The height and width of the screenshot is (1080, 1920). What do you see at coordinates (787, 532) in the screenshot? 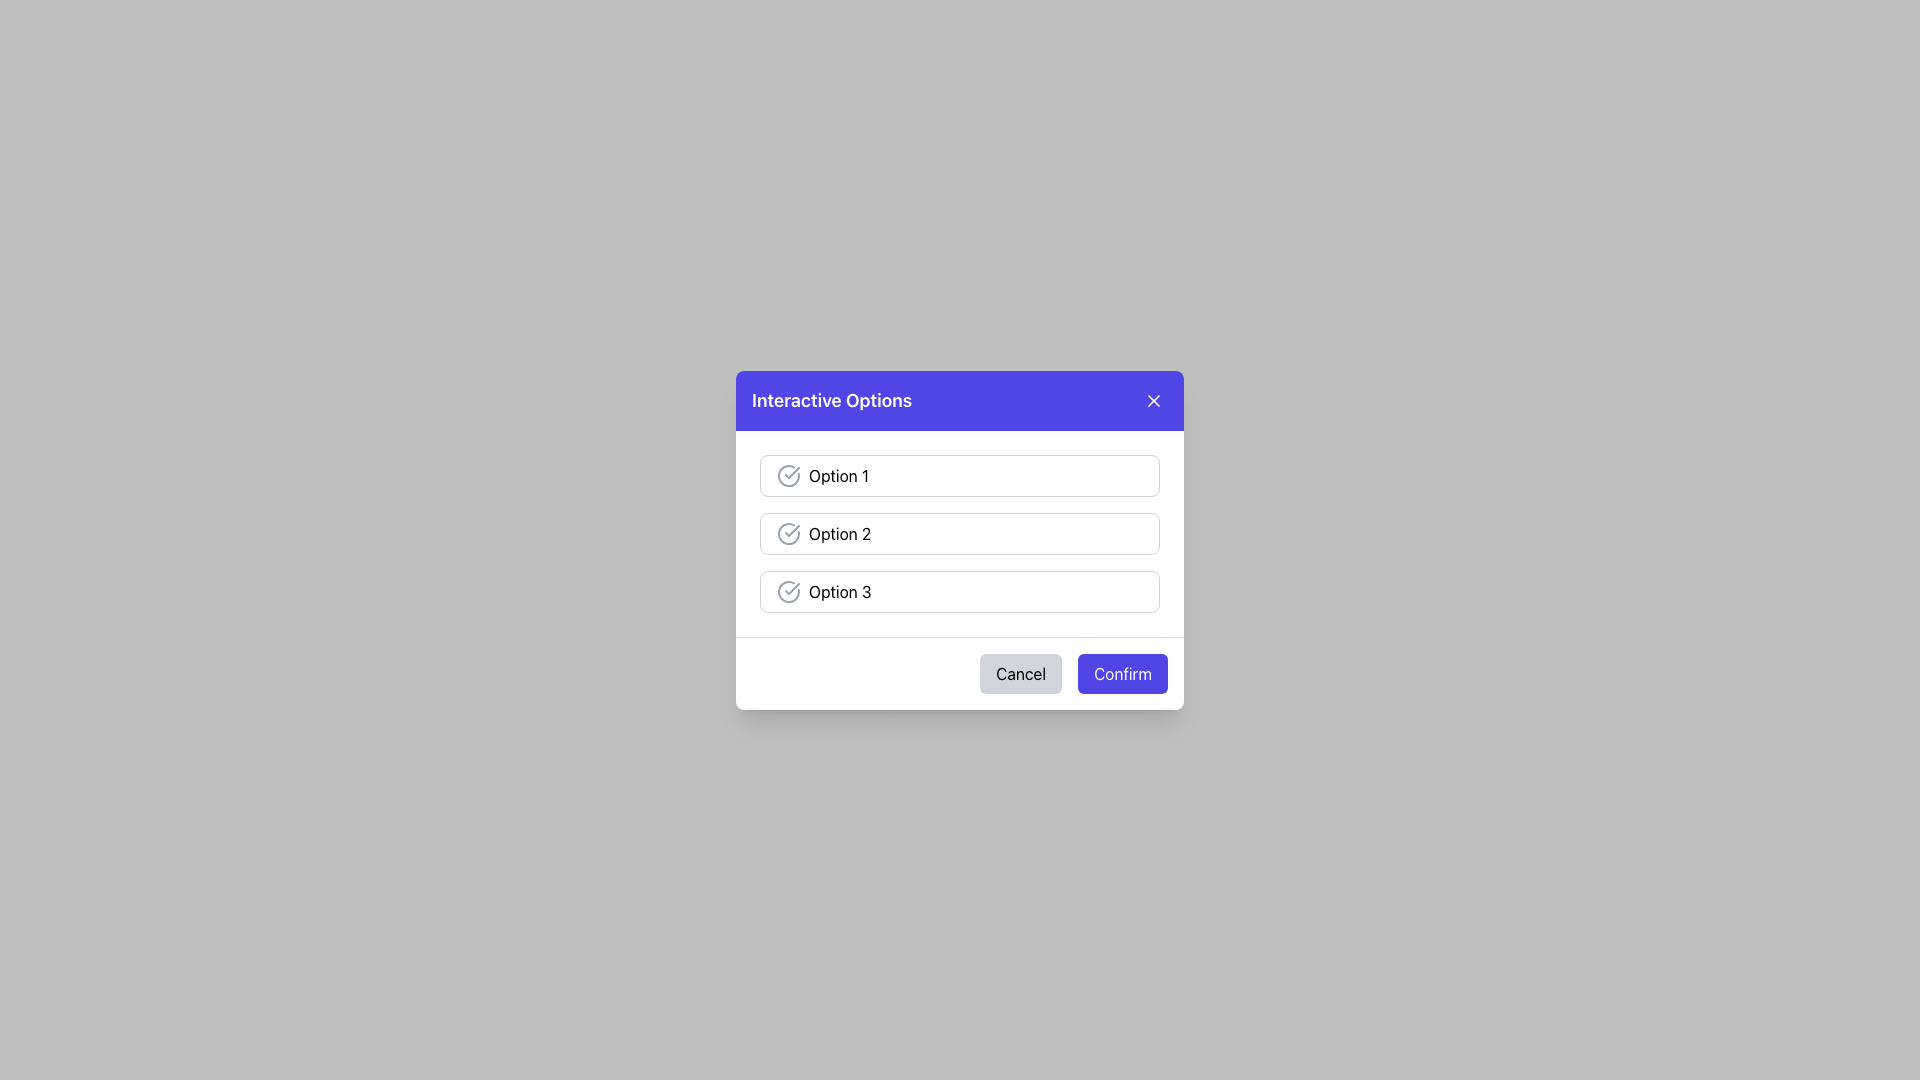
I see `the Circle with Checkmark icon indicating that 'Option 2' is selected in the selection list` at bounding box center [787, 532].